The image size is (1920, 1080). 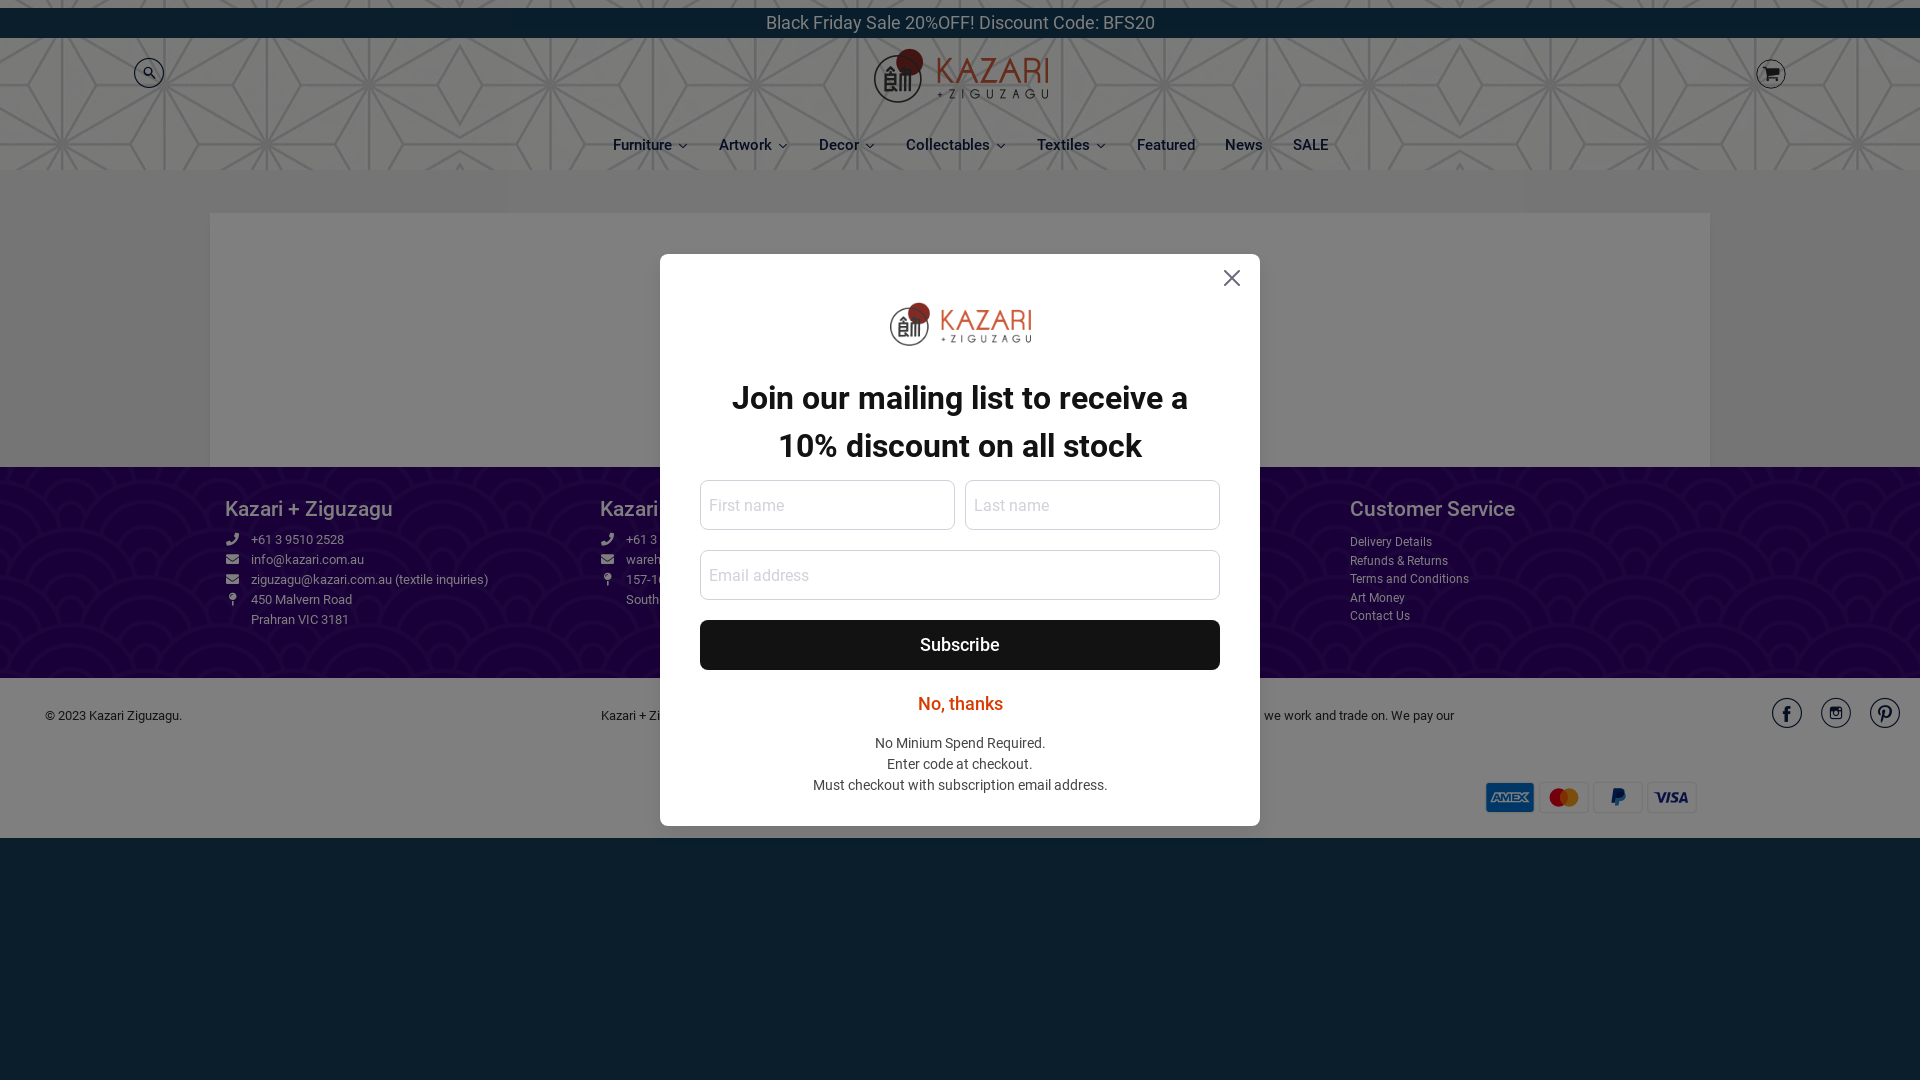 I want to click on 'SALE', so click(x=1310, y=144).